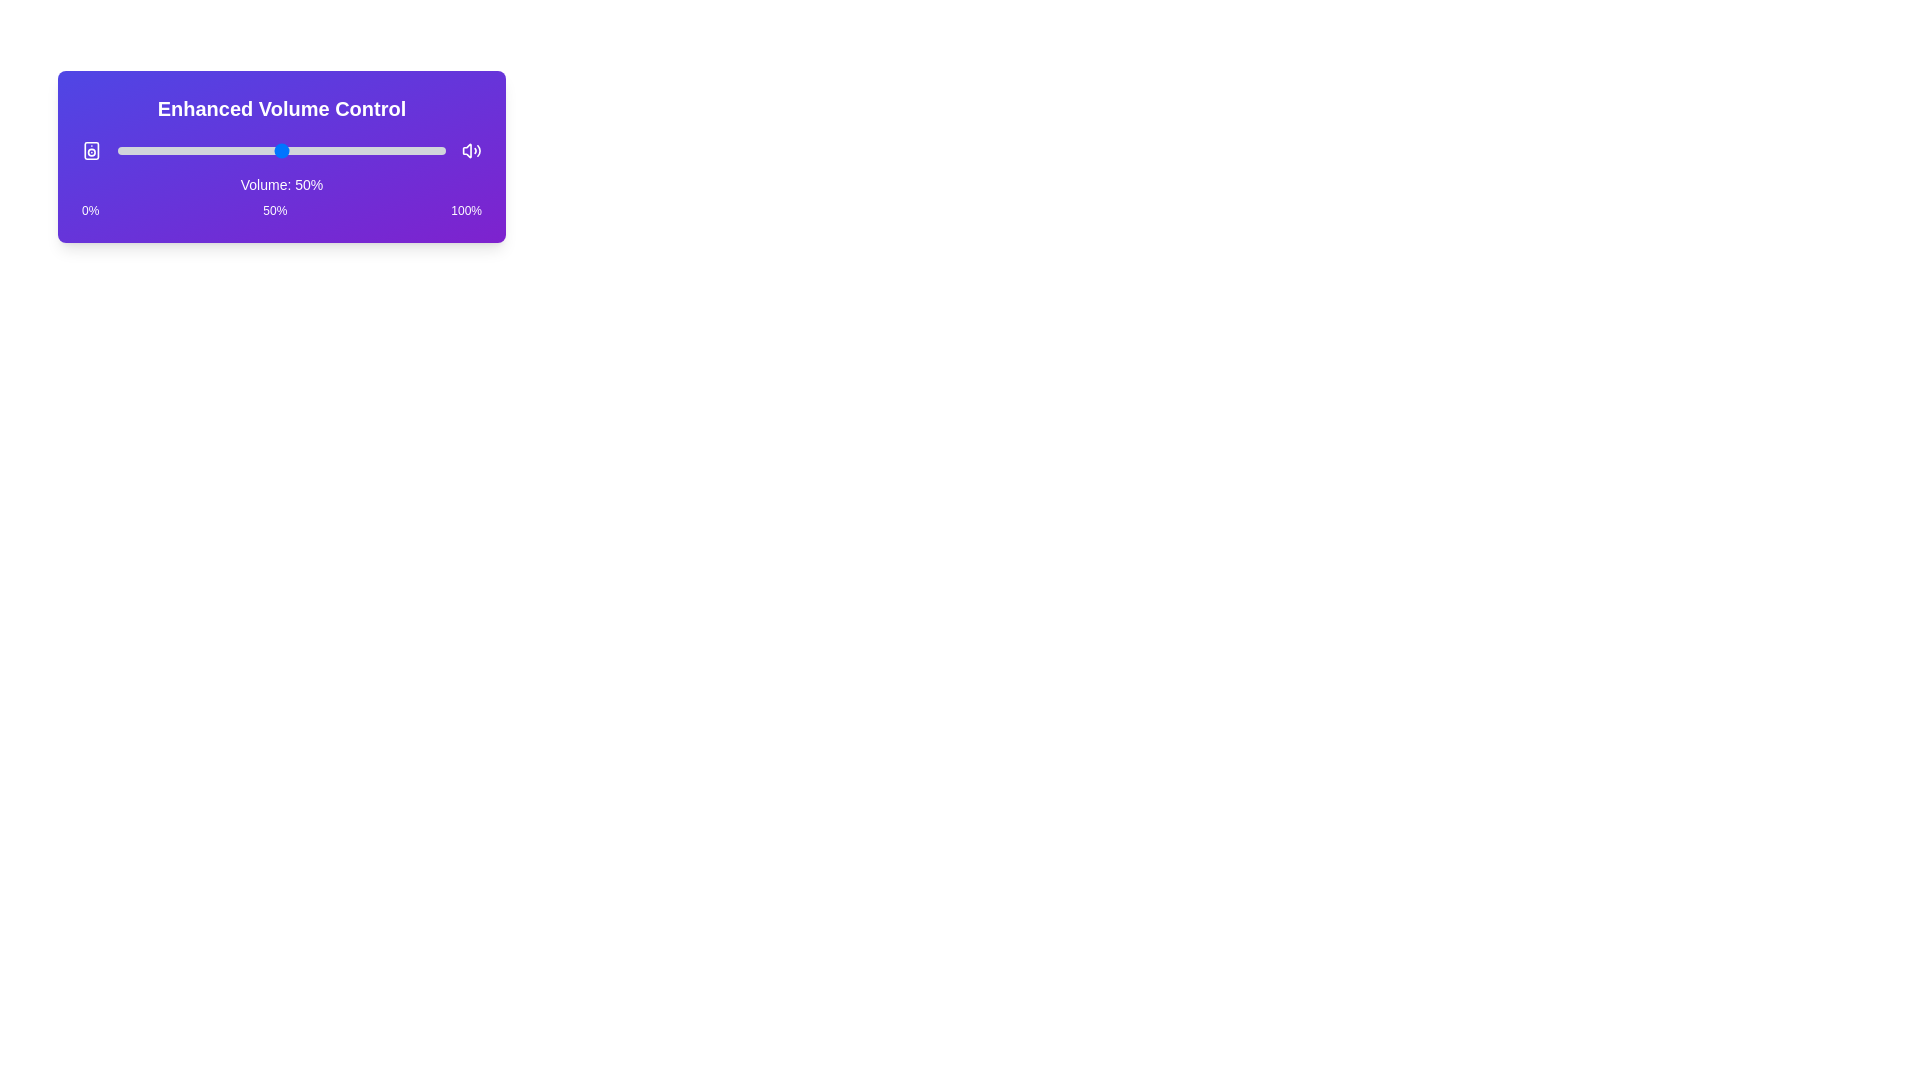 This screenshot has width=1920, height=1080. I want to click on the speaker icon to the left of the slider, so click(90, 149).